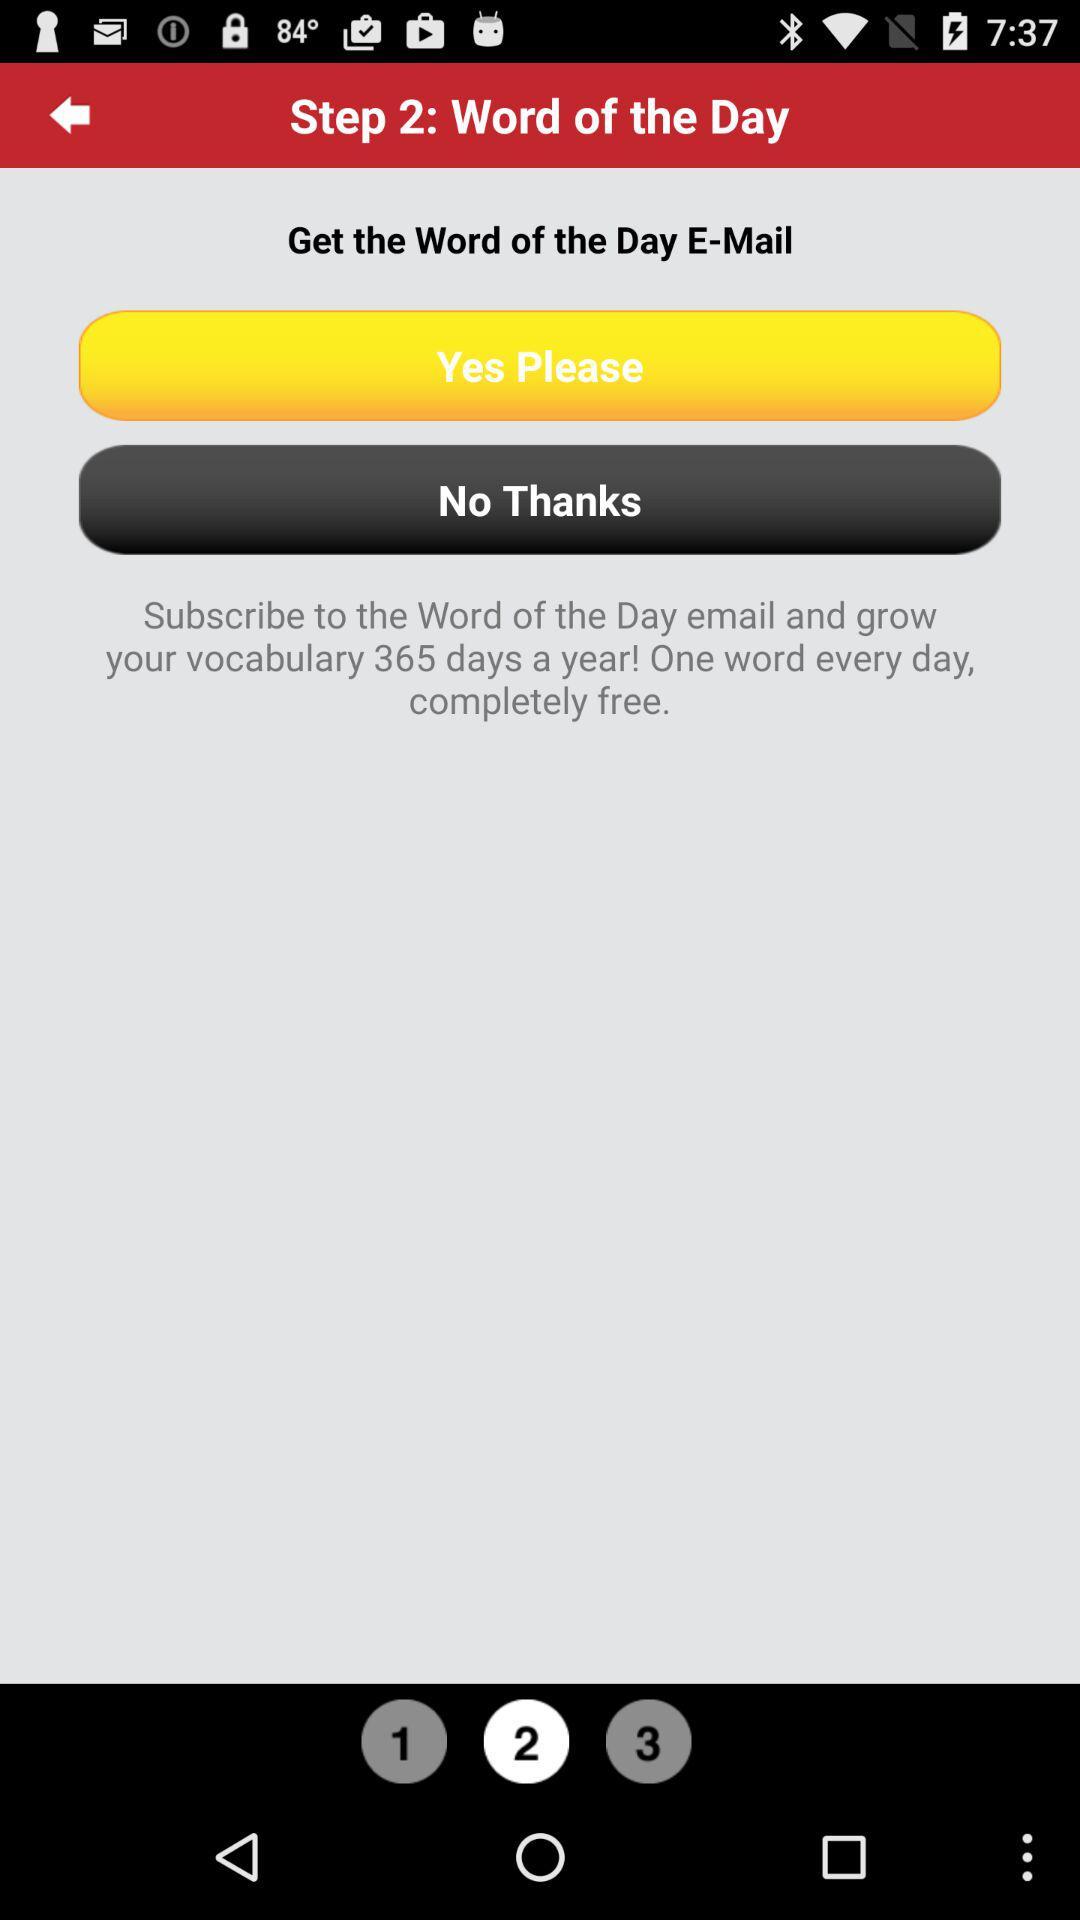  Describe the element at coordinates (540, 365) in the screenshot. I see `the item above the no thanks` at that location.